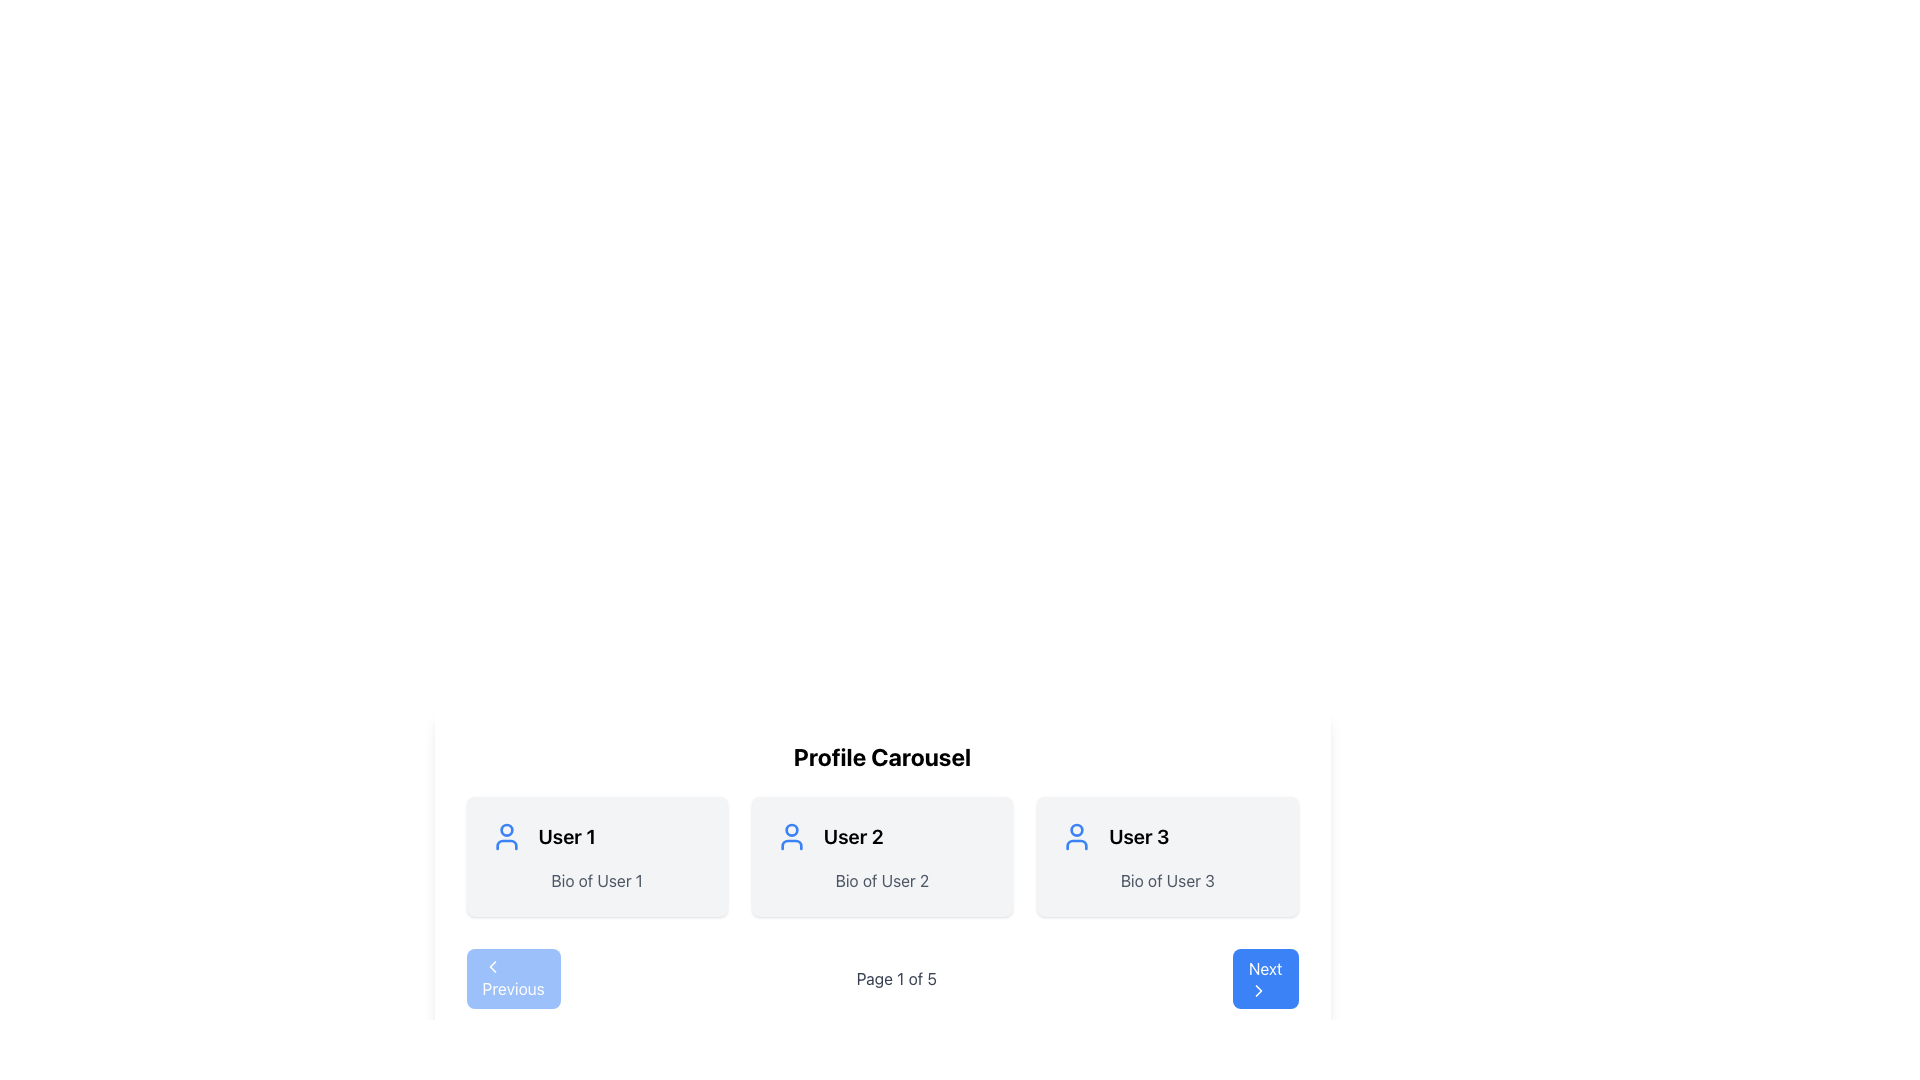 This screenshot has height=1080, width=1920. What do you see at coordinates (492, 966) in the screenshot?
I see `the icon located in the 'Previous' button, which serves as an indicator for navigating to the previous content or page` at bounding box center [492, 966].